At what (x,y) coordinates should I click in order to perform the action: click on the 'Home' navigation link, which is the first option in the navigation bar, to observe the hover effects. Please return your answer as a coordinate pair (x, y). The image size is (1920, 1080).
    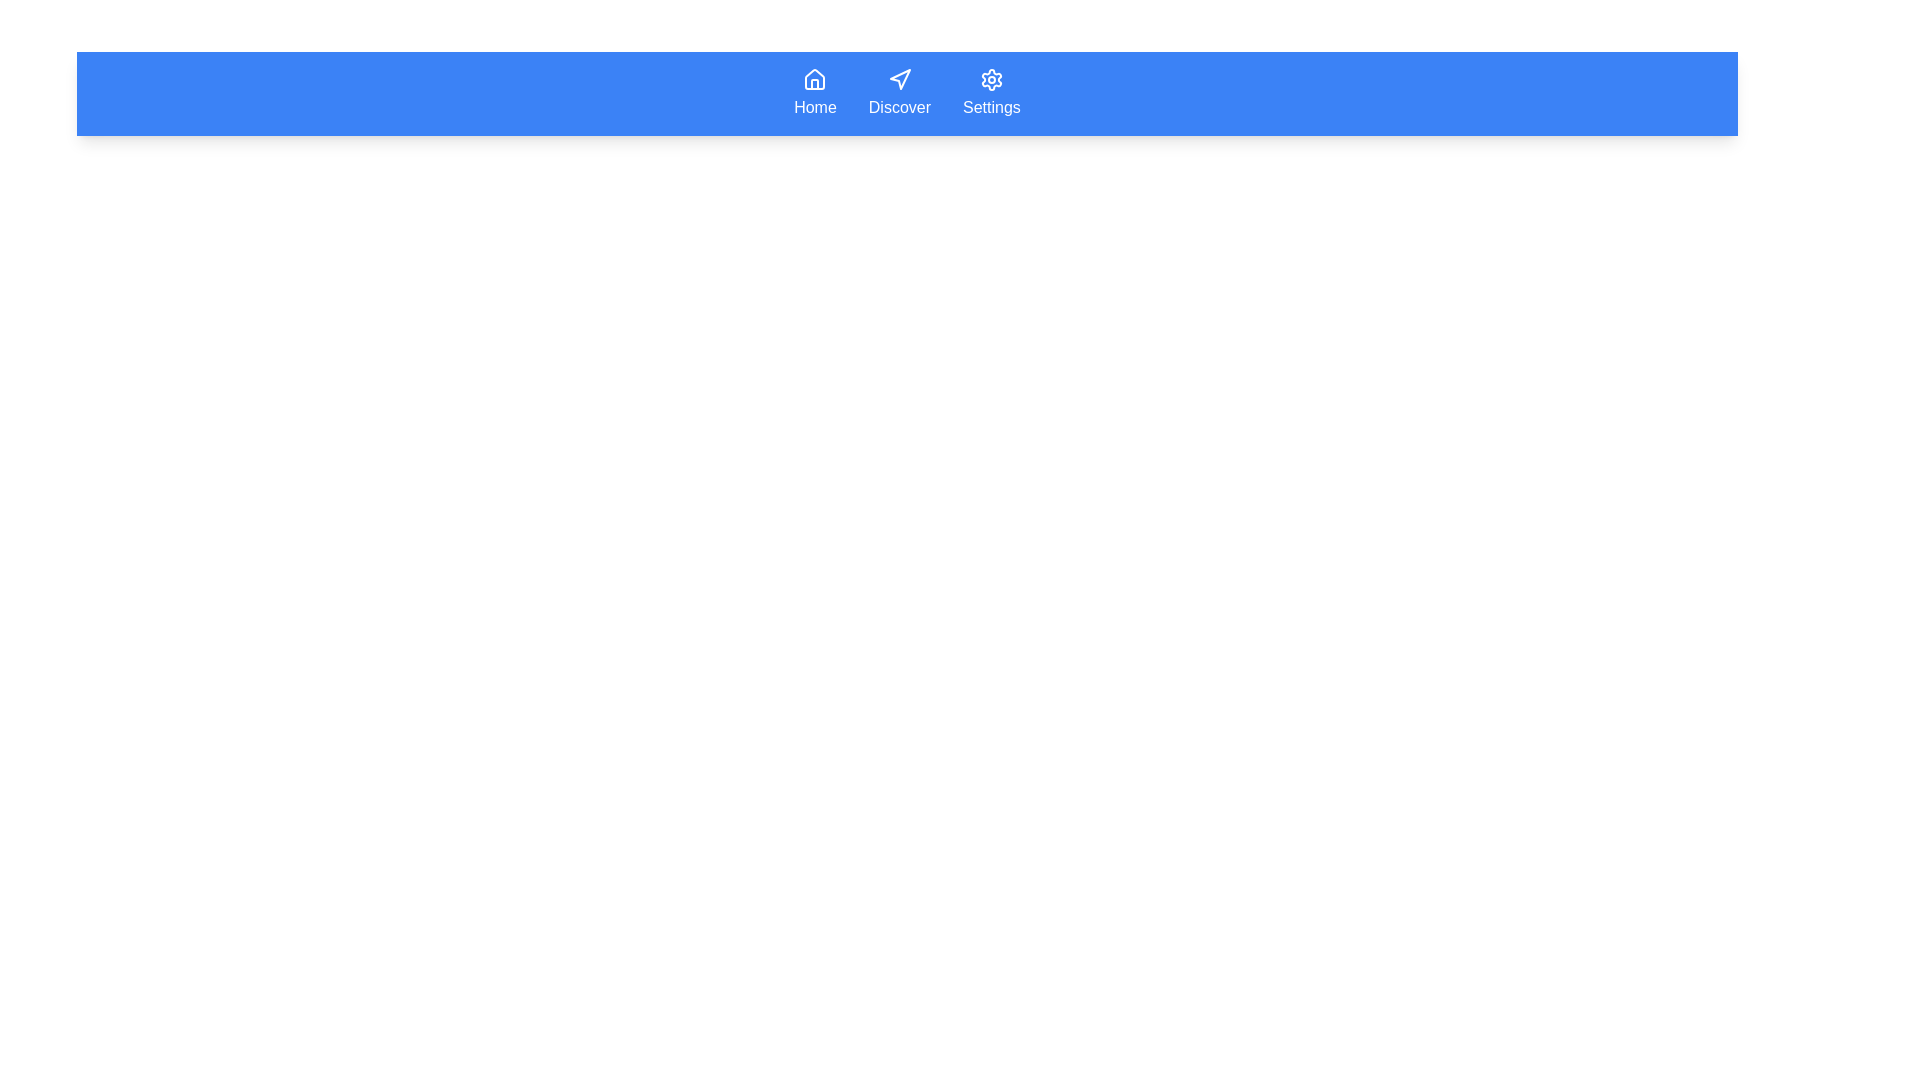
    Looking at the image, I should click on (815, 93).